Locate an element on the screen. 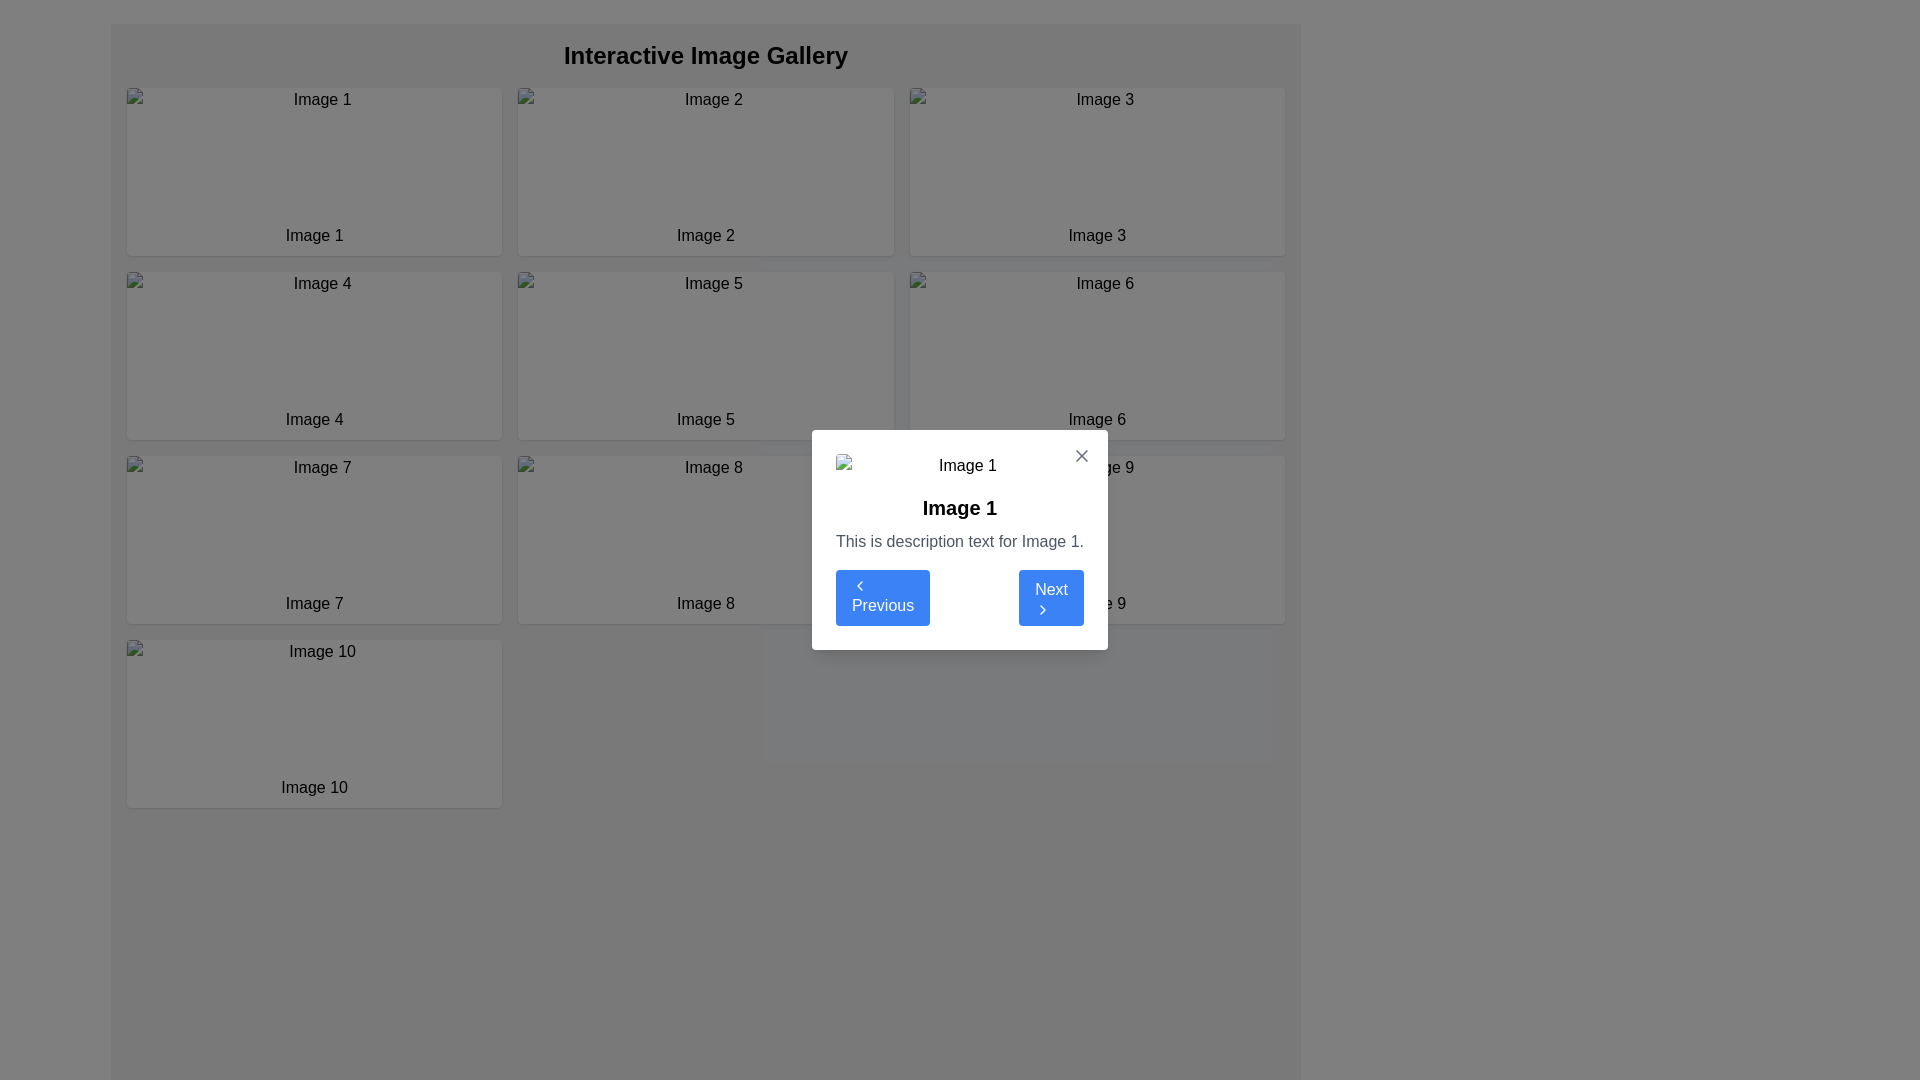 This screenshot has width=1920, height=1080. text label 'Image 1' positioned at the bottom of a card structure in the grid layout is located at coordinates (313, 234).